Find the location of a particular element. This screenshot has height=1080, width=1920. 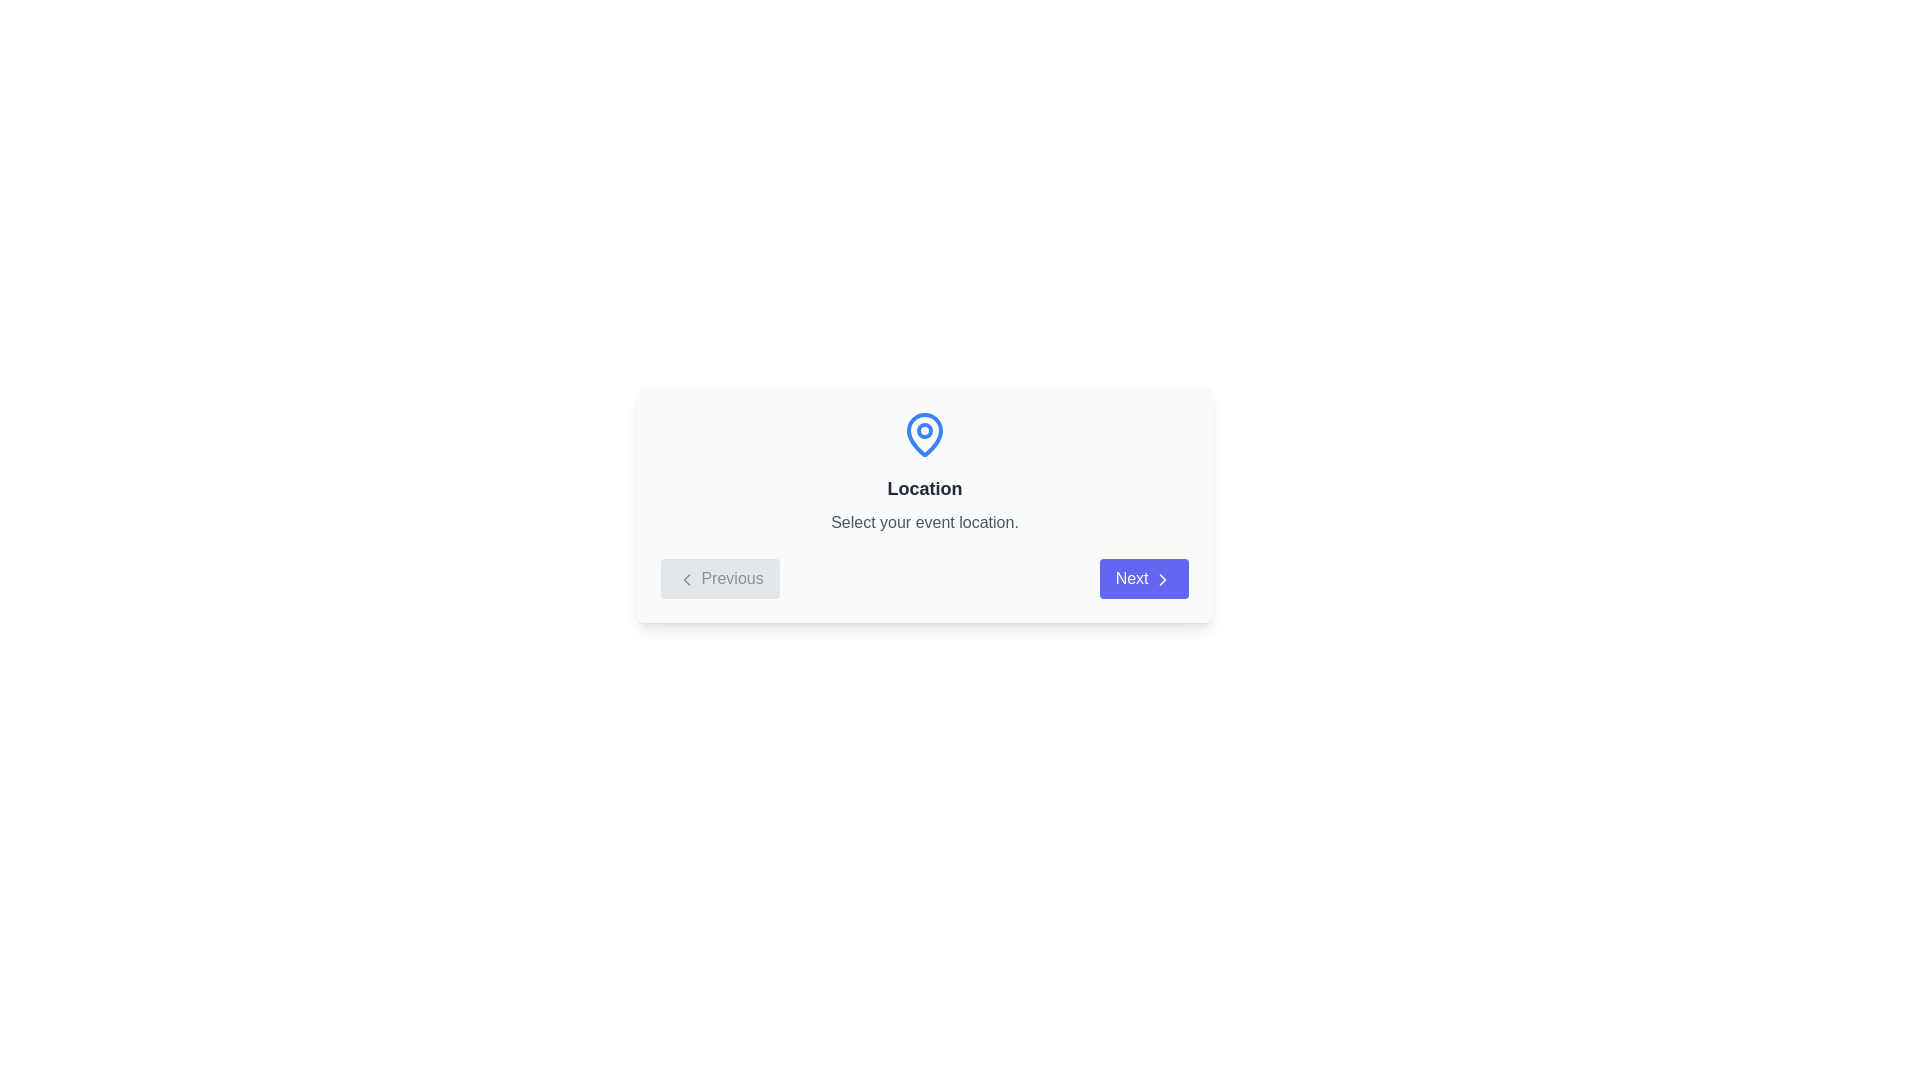

the icon representing the tab Setup is located at coordinates (974, 434).